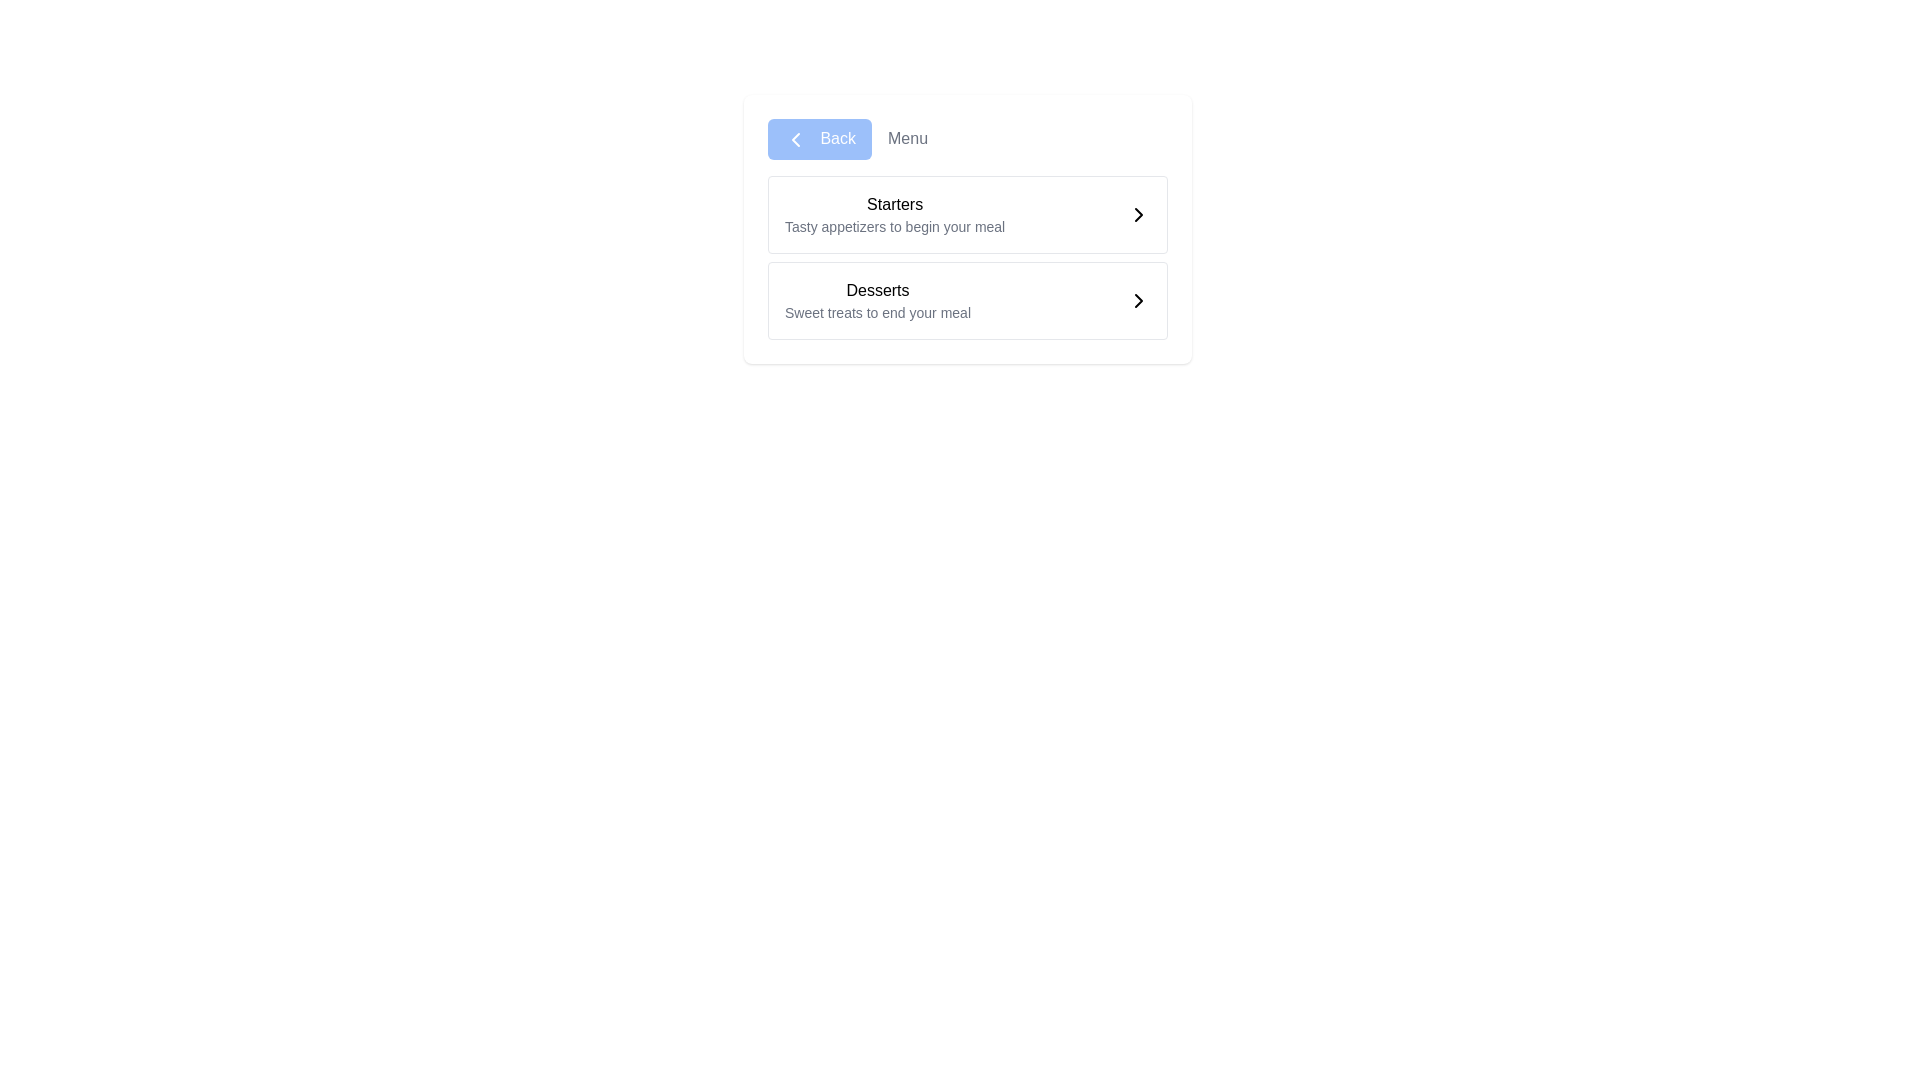 The width and height of the screenshot is (1920, 1080). What do you see at coordinates (894, 204) in the screenshot?
I see `the 'Starters' text label, which is styled in bold and positioned at the top of the menu section describing appetizers` at bounding box center [894, 204].